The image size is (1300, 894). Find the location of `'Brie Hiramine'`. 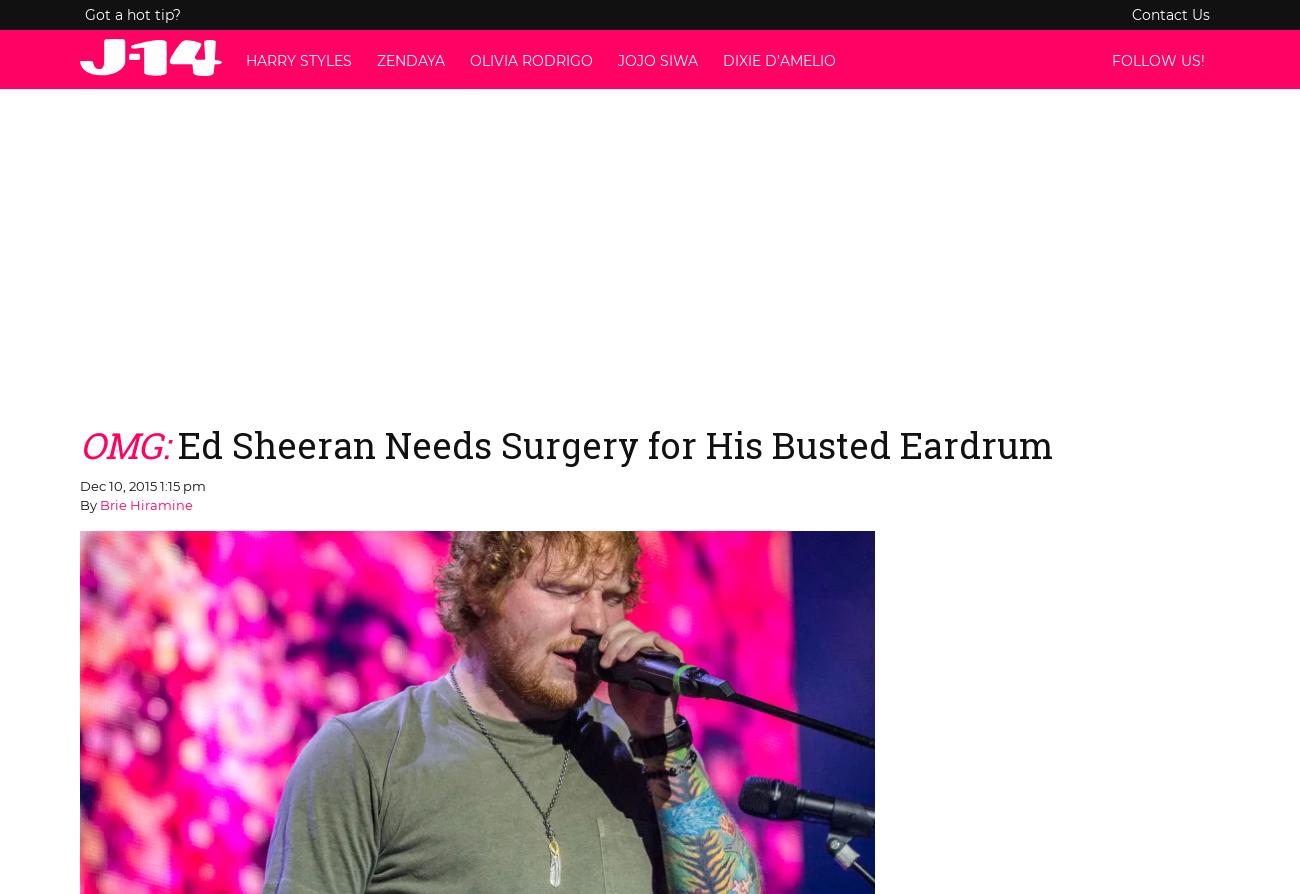

'Brie Hiramine' is located at coordinates (145, 505).